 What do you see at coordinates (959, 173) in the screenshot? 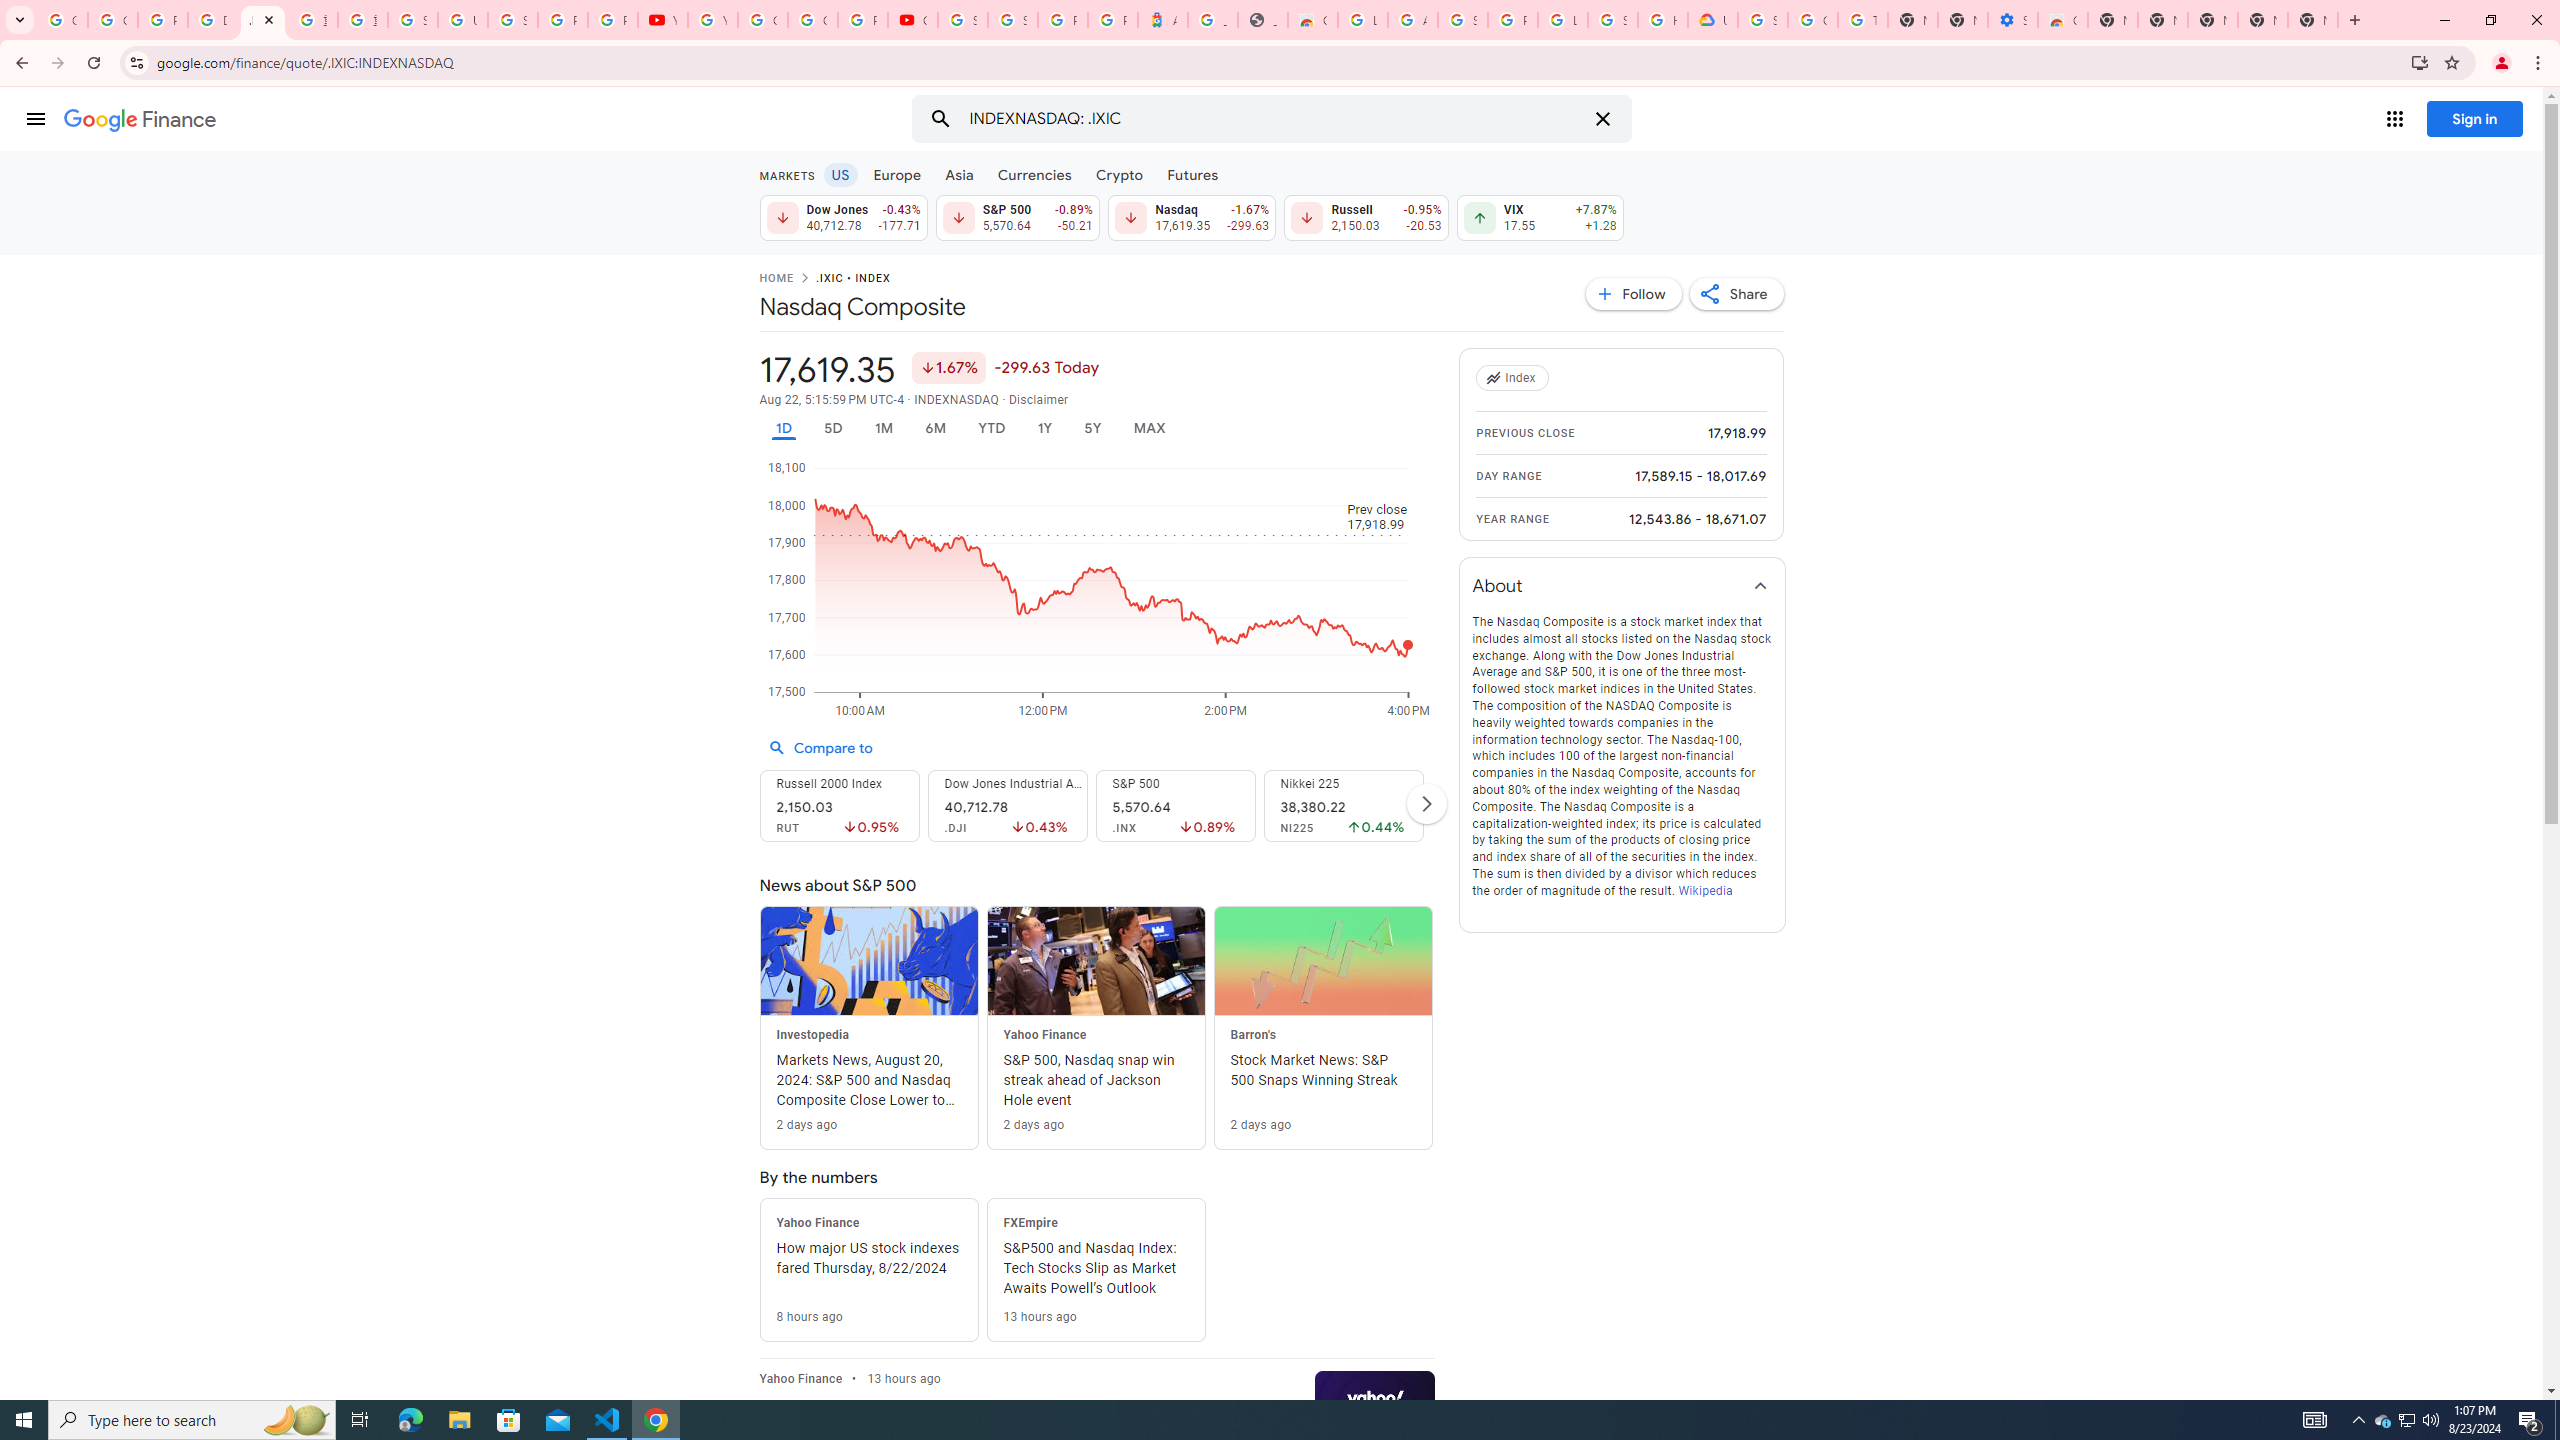
I see `'Asia'` at bounding box center [959, 173].